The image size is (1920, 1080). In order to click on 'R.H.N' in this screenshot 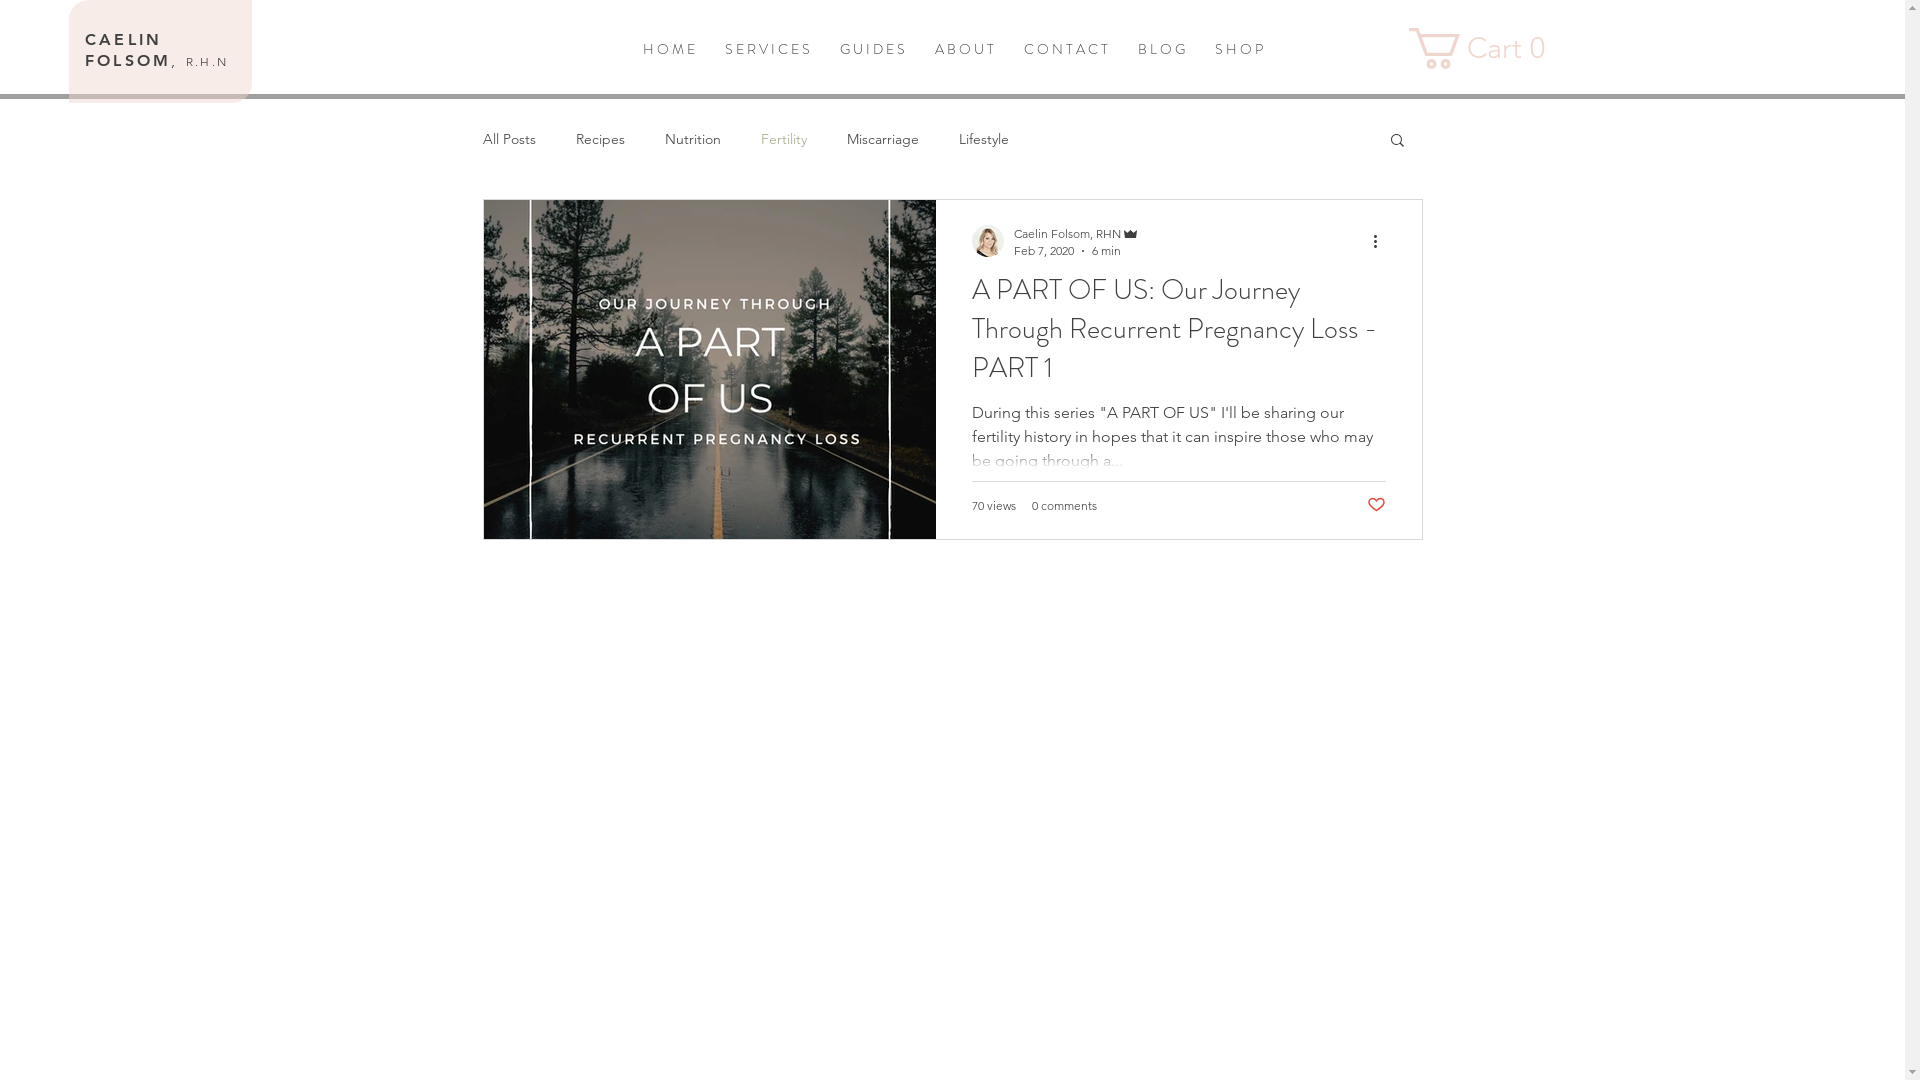, I will do `click(186, 60)`.